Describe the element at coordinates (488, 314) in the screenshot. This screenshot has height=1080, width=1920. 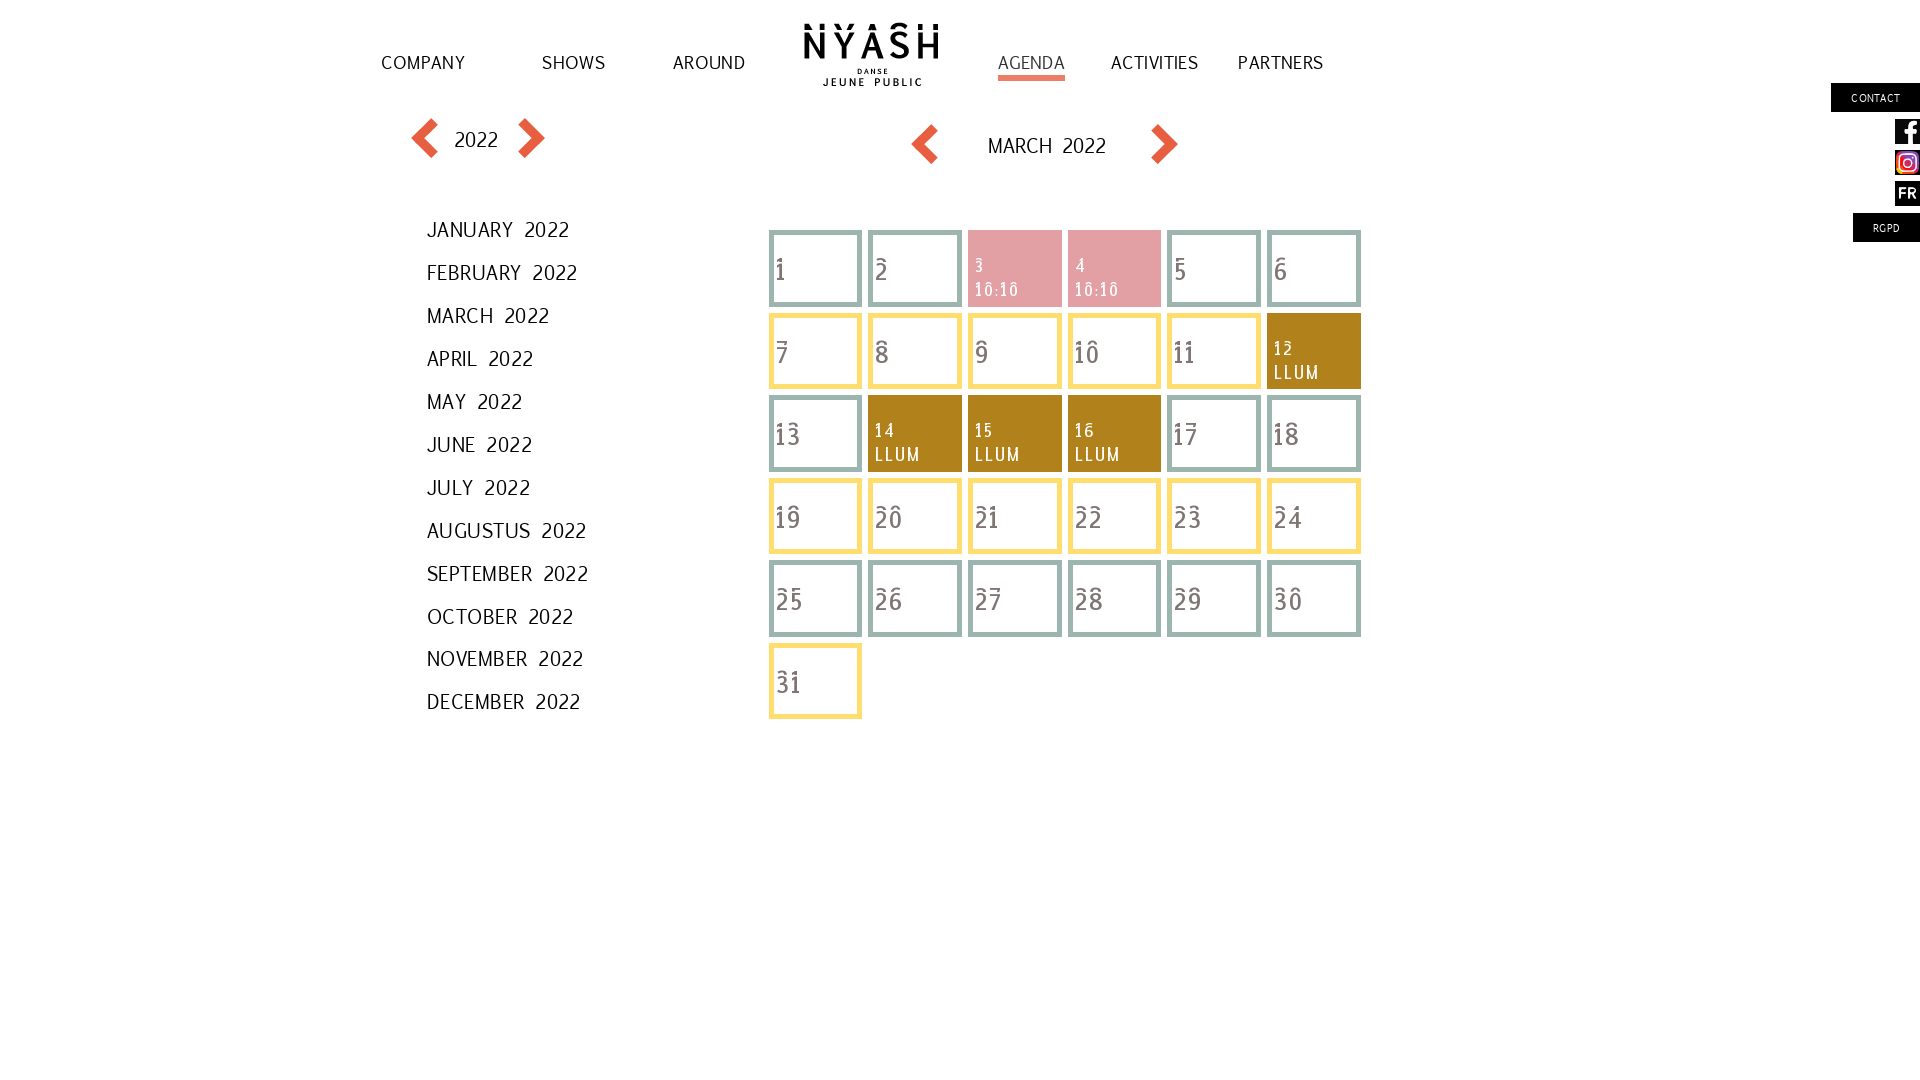
I see `'MARCH 2022'` at that location.